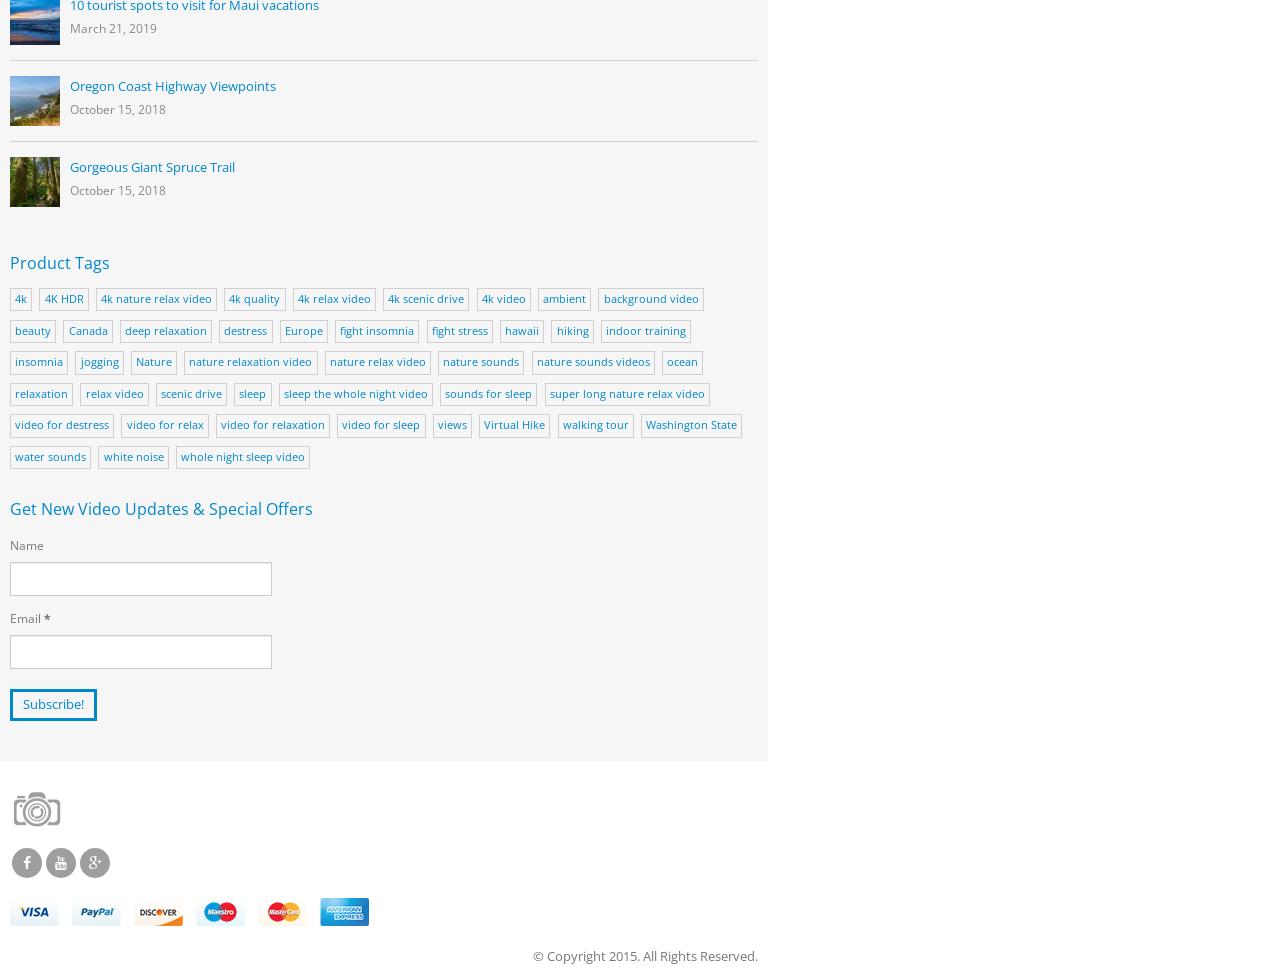 The image size is (1276, 970). What do you see at coordinates (41, 392) in the screenshot?
I see `'relaxation'` at bounding box center [41, 392].